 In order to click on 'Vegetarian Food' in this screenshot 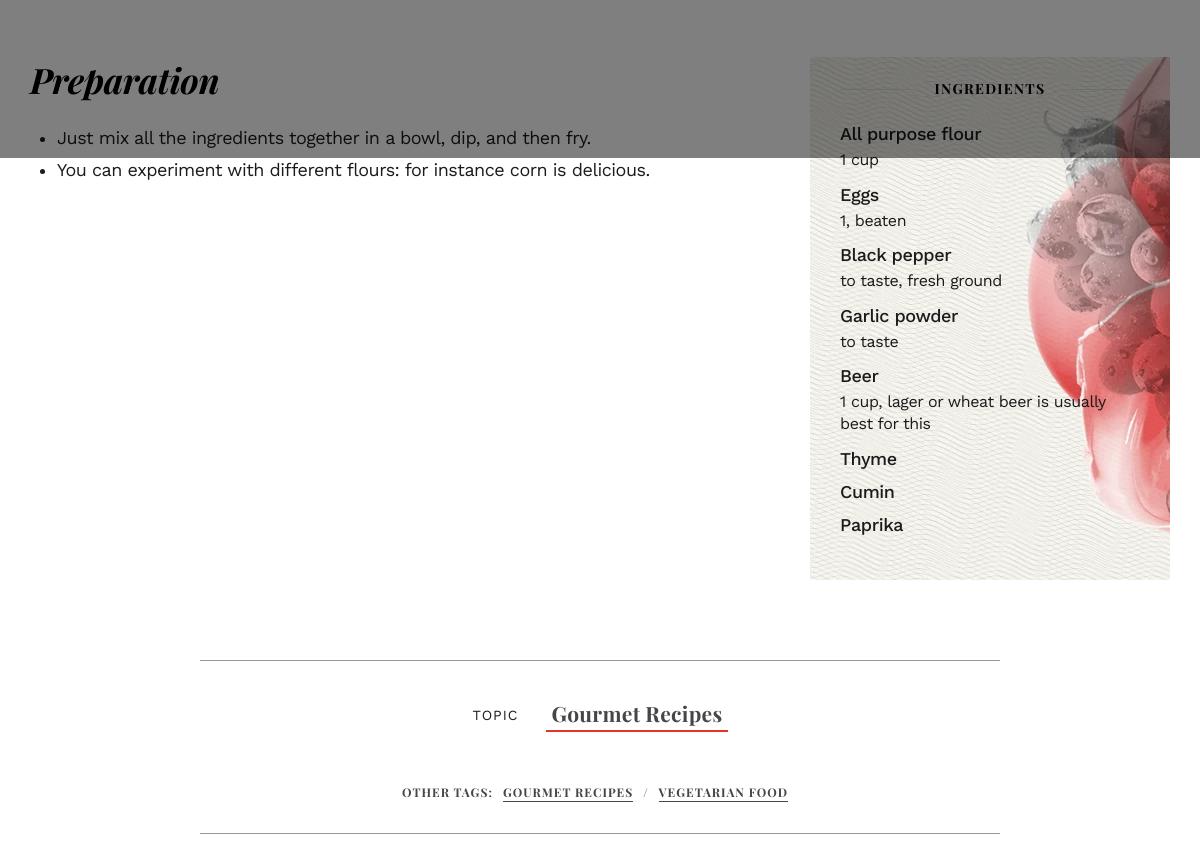, I will do `click(723, 791)`.